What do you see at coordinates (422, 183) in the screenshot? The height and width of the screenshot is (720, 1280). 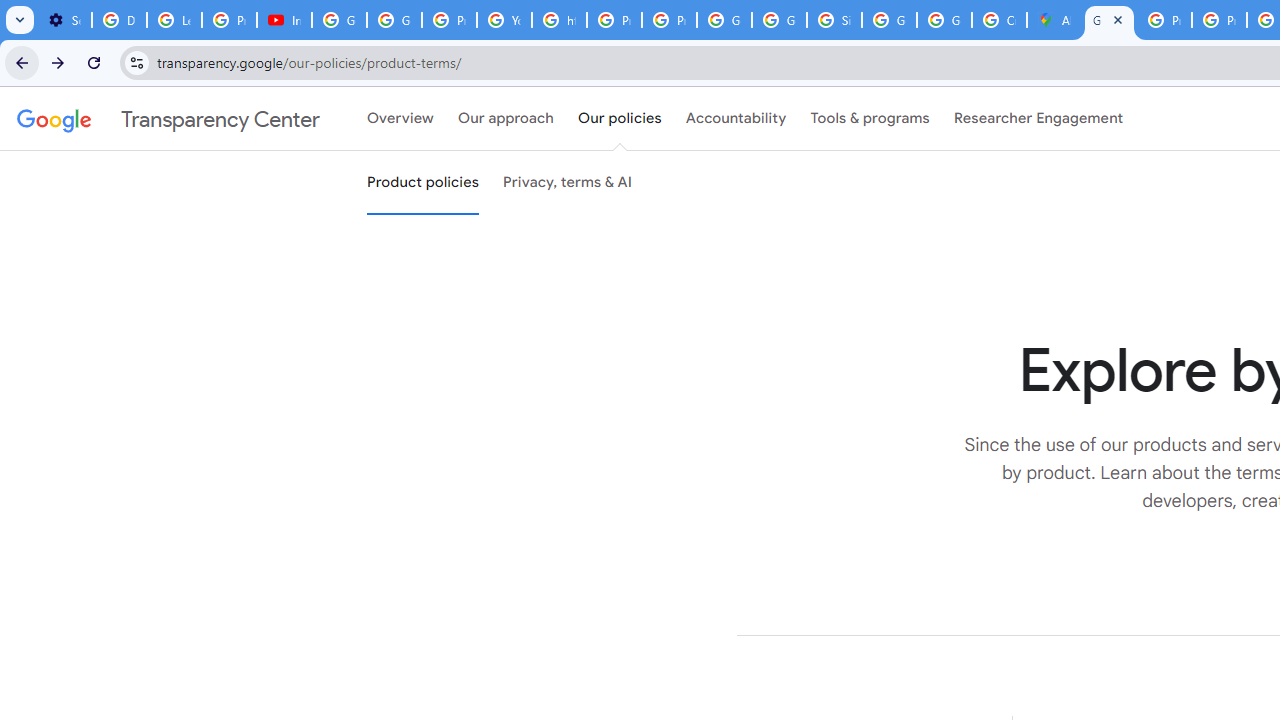 I see `'Product policies'` at bounding box center [422, 183].